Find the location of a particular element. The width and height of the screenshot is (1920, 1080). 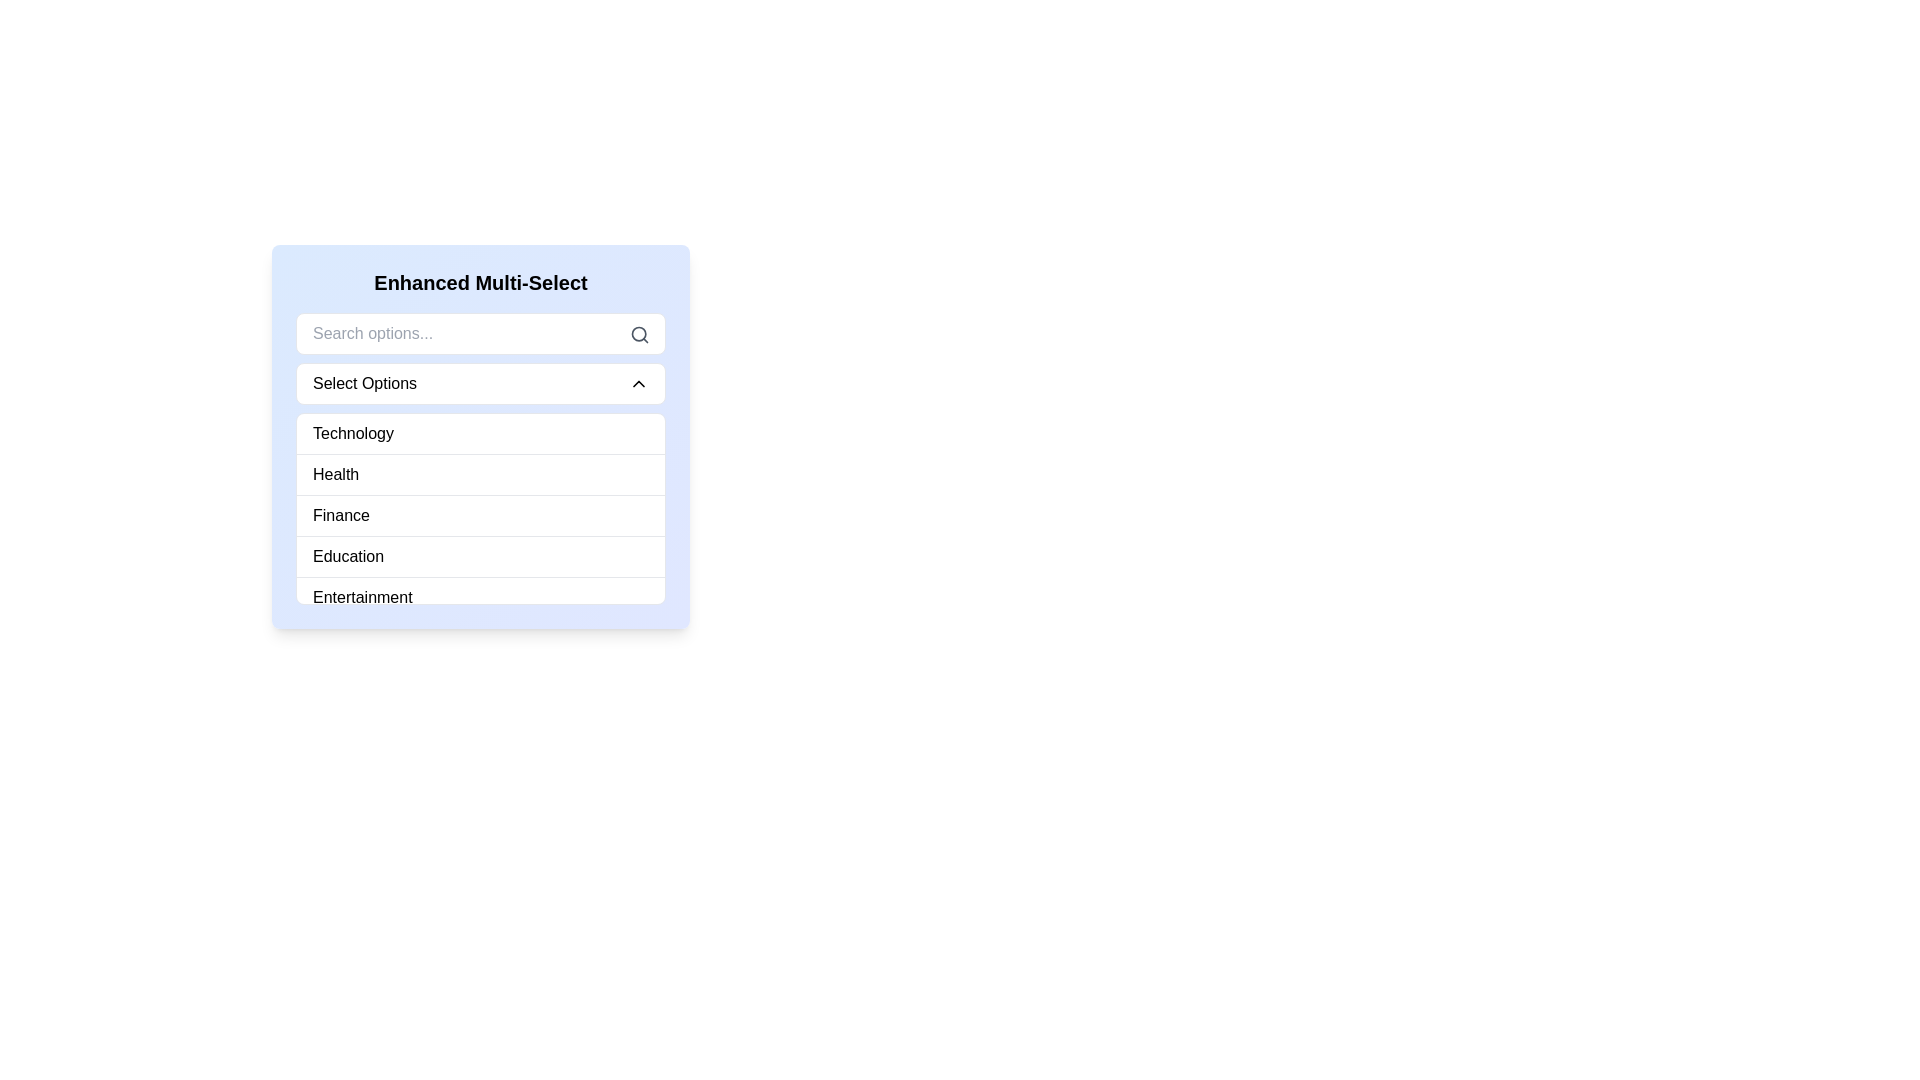

the 'Finance' option in the dropdown list, which is the third item and displayed in bold text is located at coordinates (341, 515).